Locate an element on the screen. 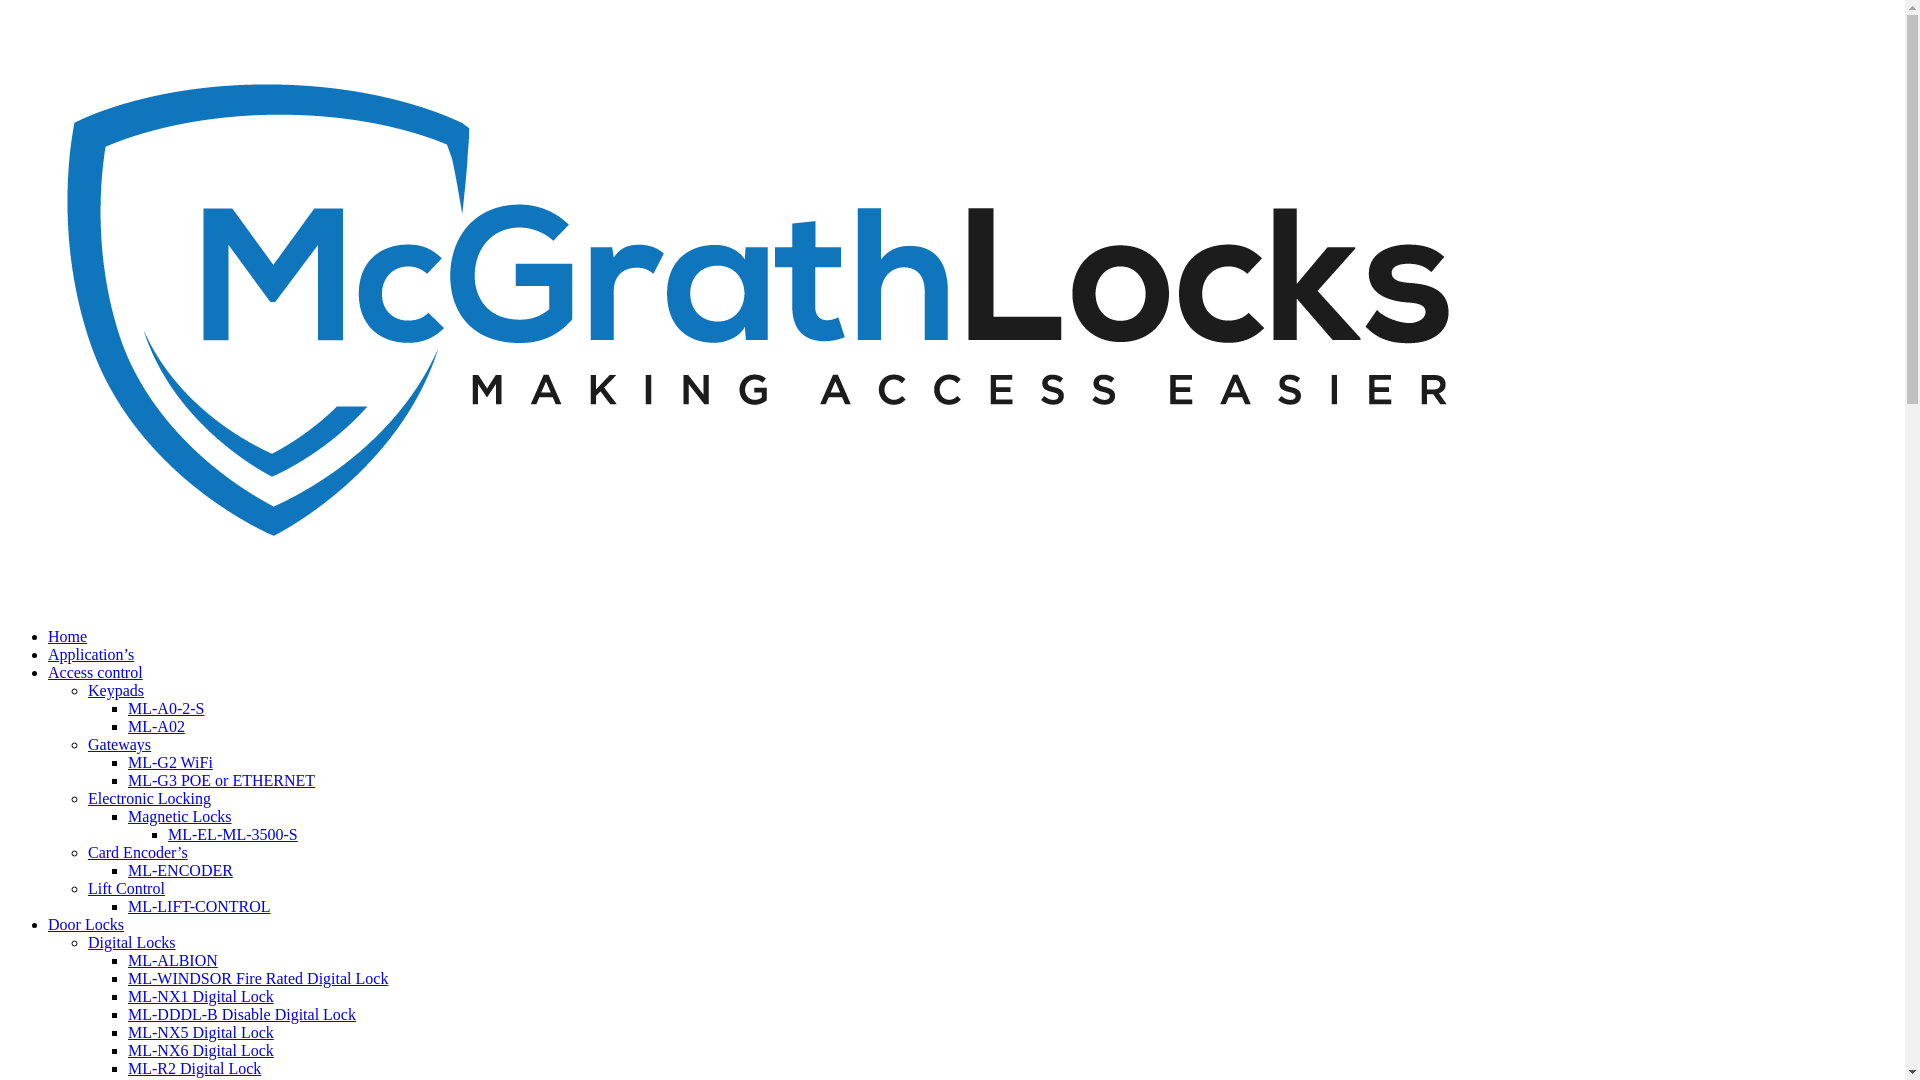  'ML-ENCODER' is located at coordinates (180, 869).